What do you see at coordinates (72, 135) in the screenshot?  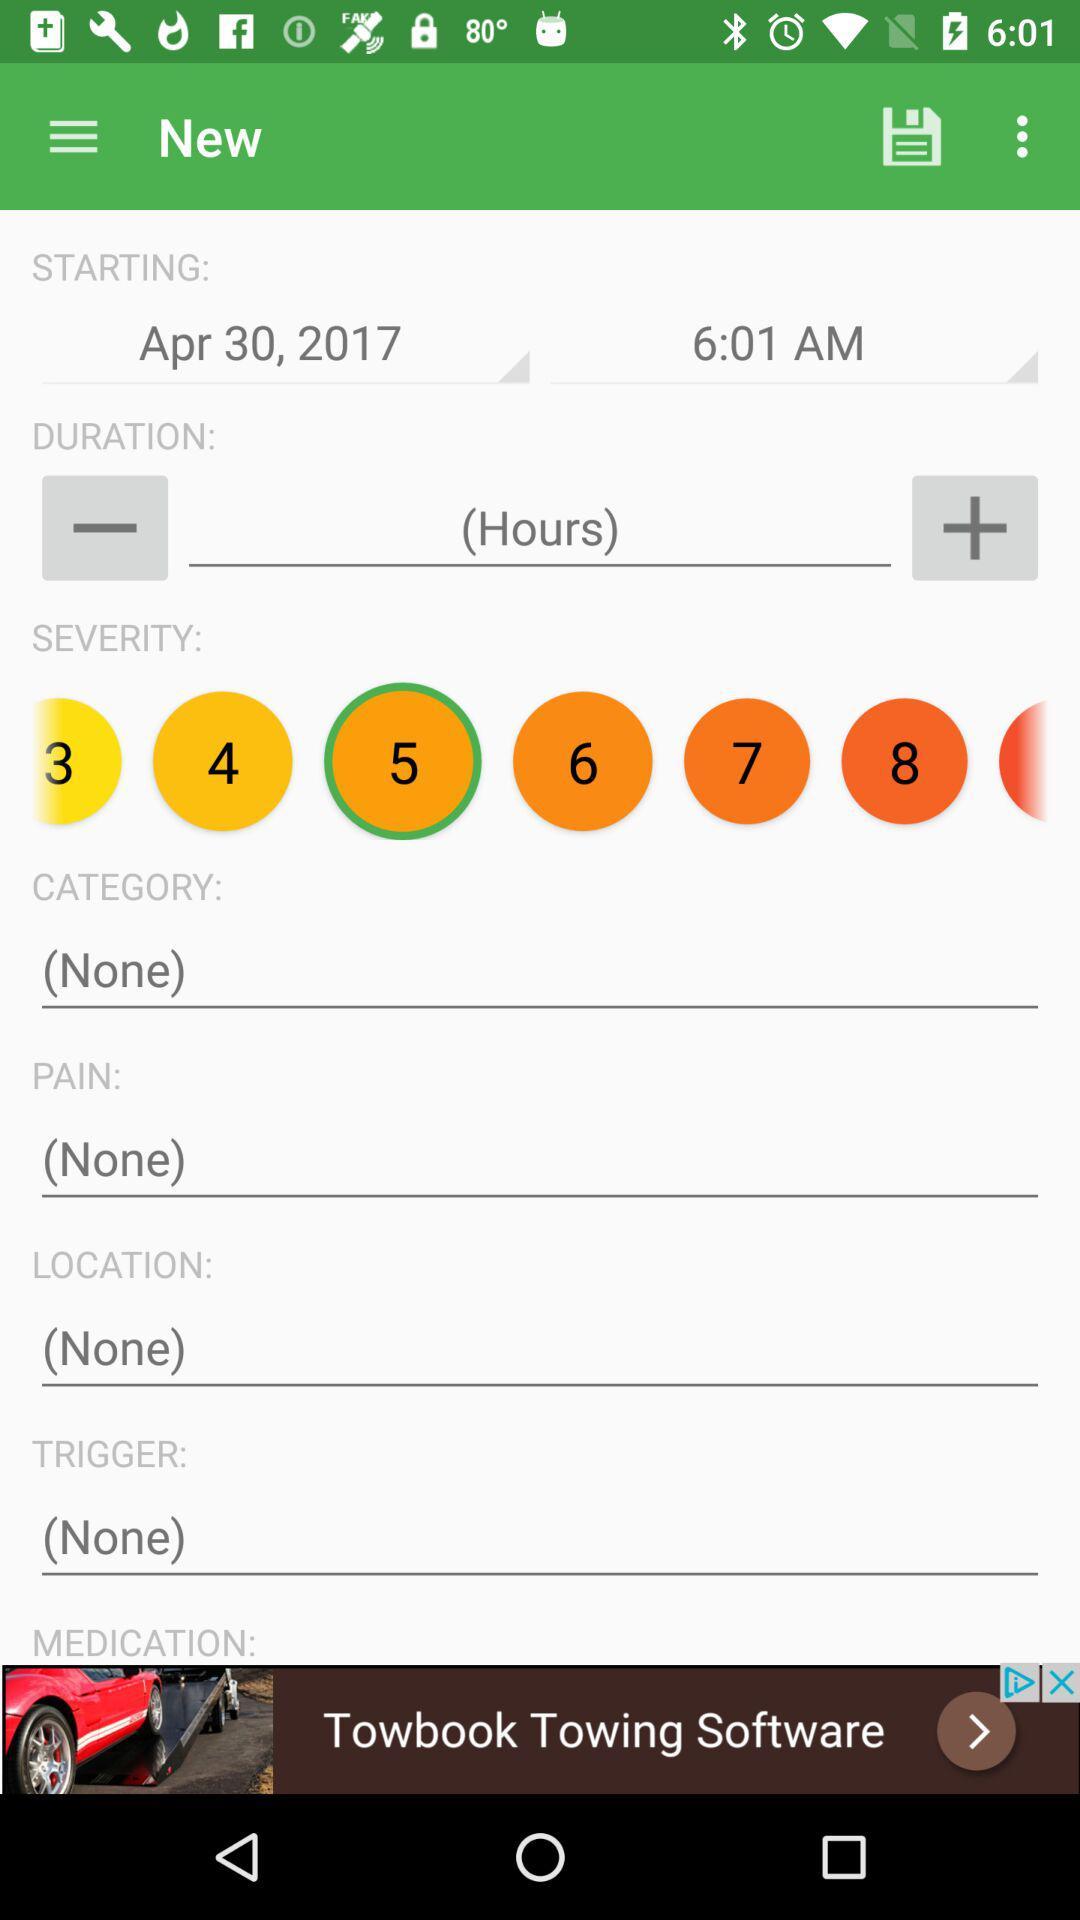 I see `setting bar option` at bounding box center [72, 135].